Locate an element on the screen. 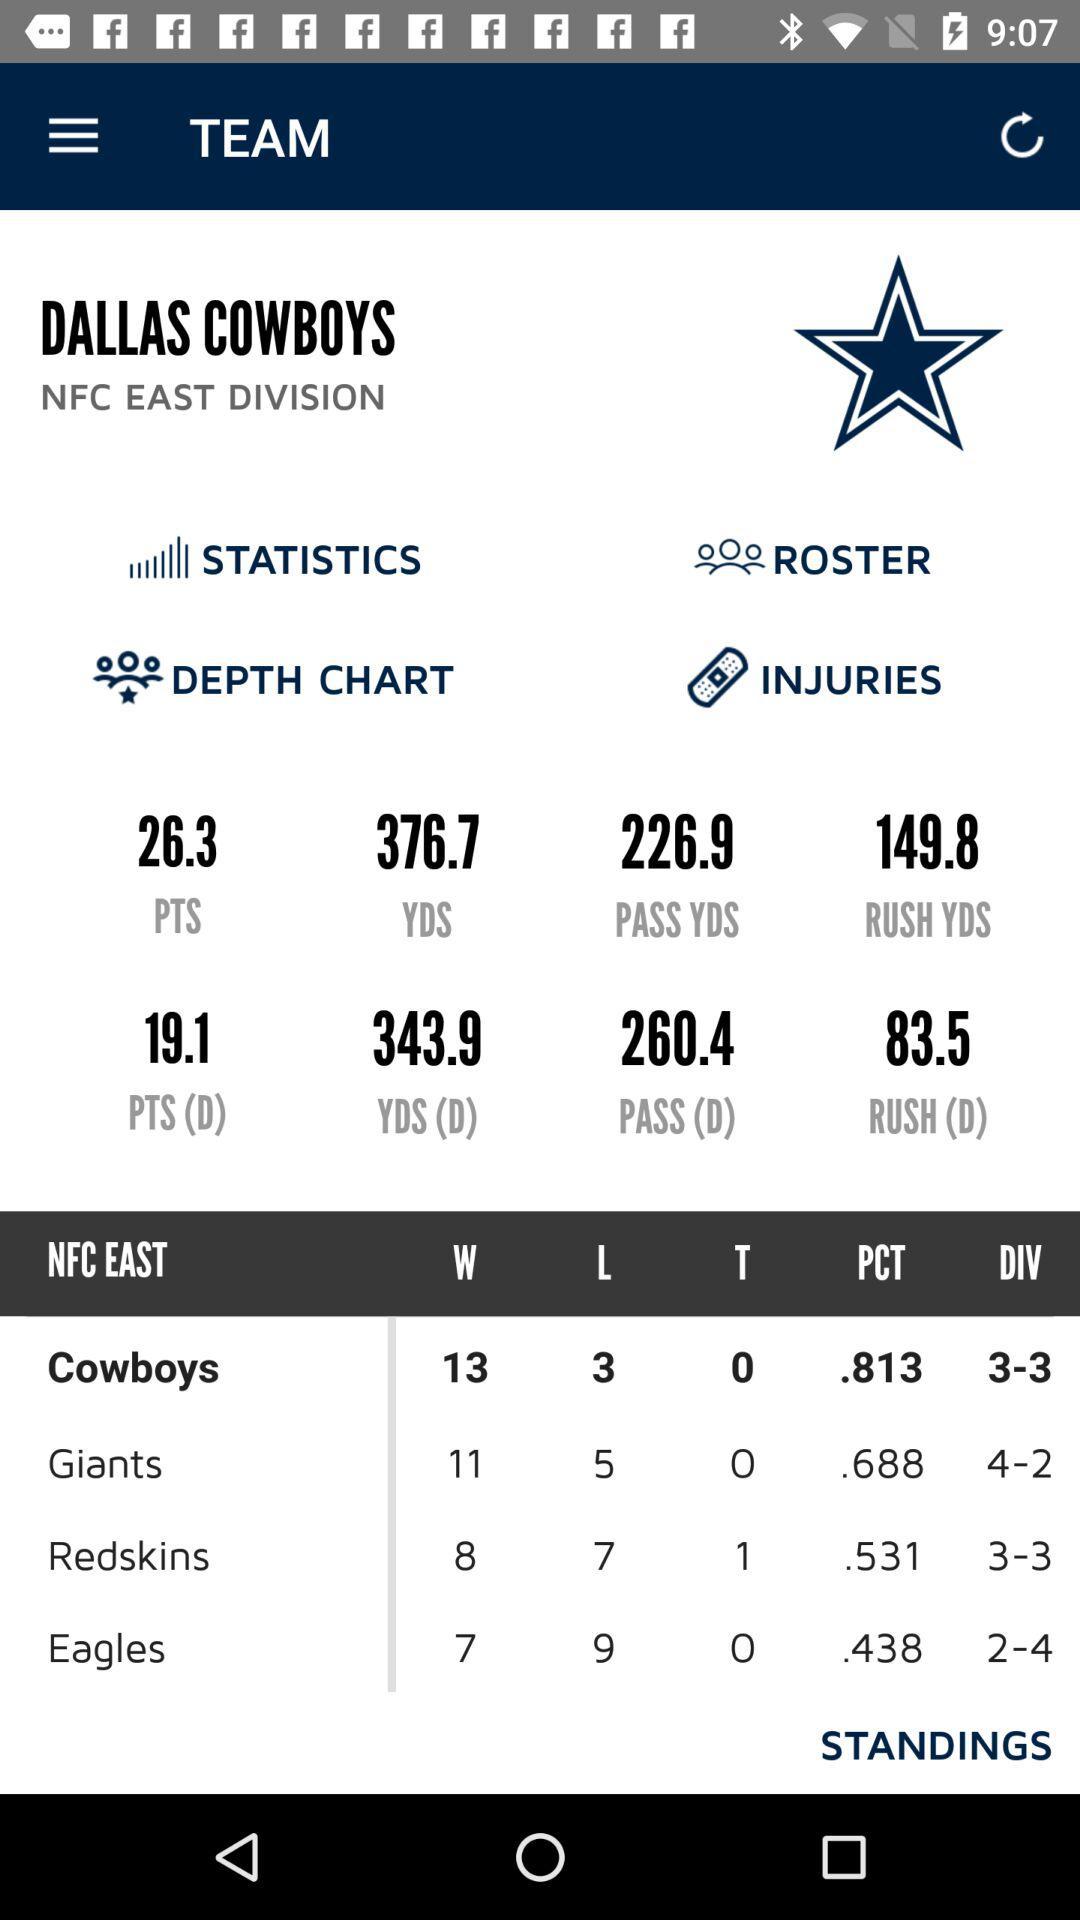 This screenshot has height=1920, width=1080. item below yds (d) icon is located at coordinates (465, 1262).